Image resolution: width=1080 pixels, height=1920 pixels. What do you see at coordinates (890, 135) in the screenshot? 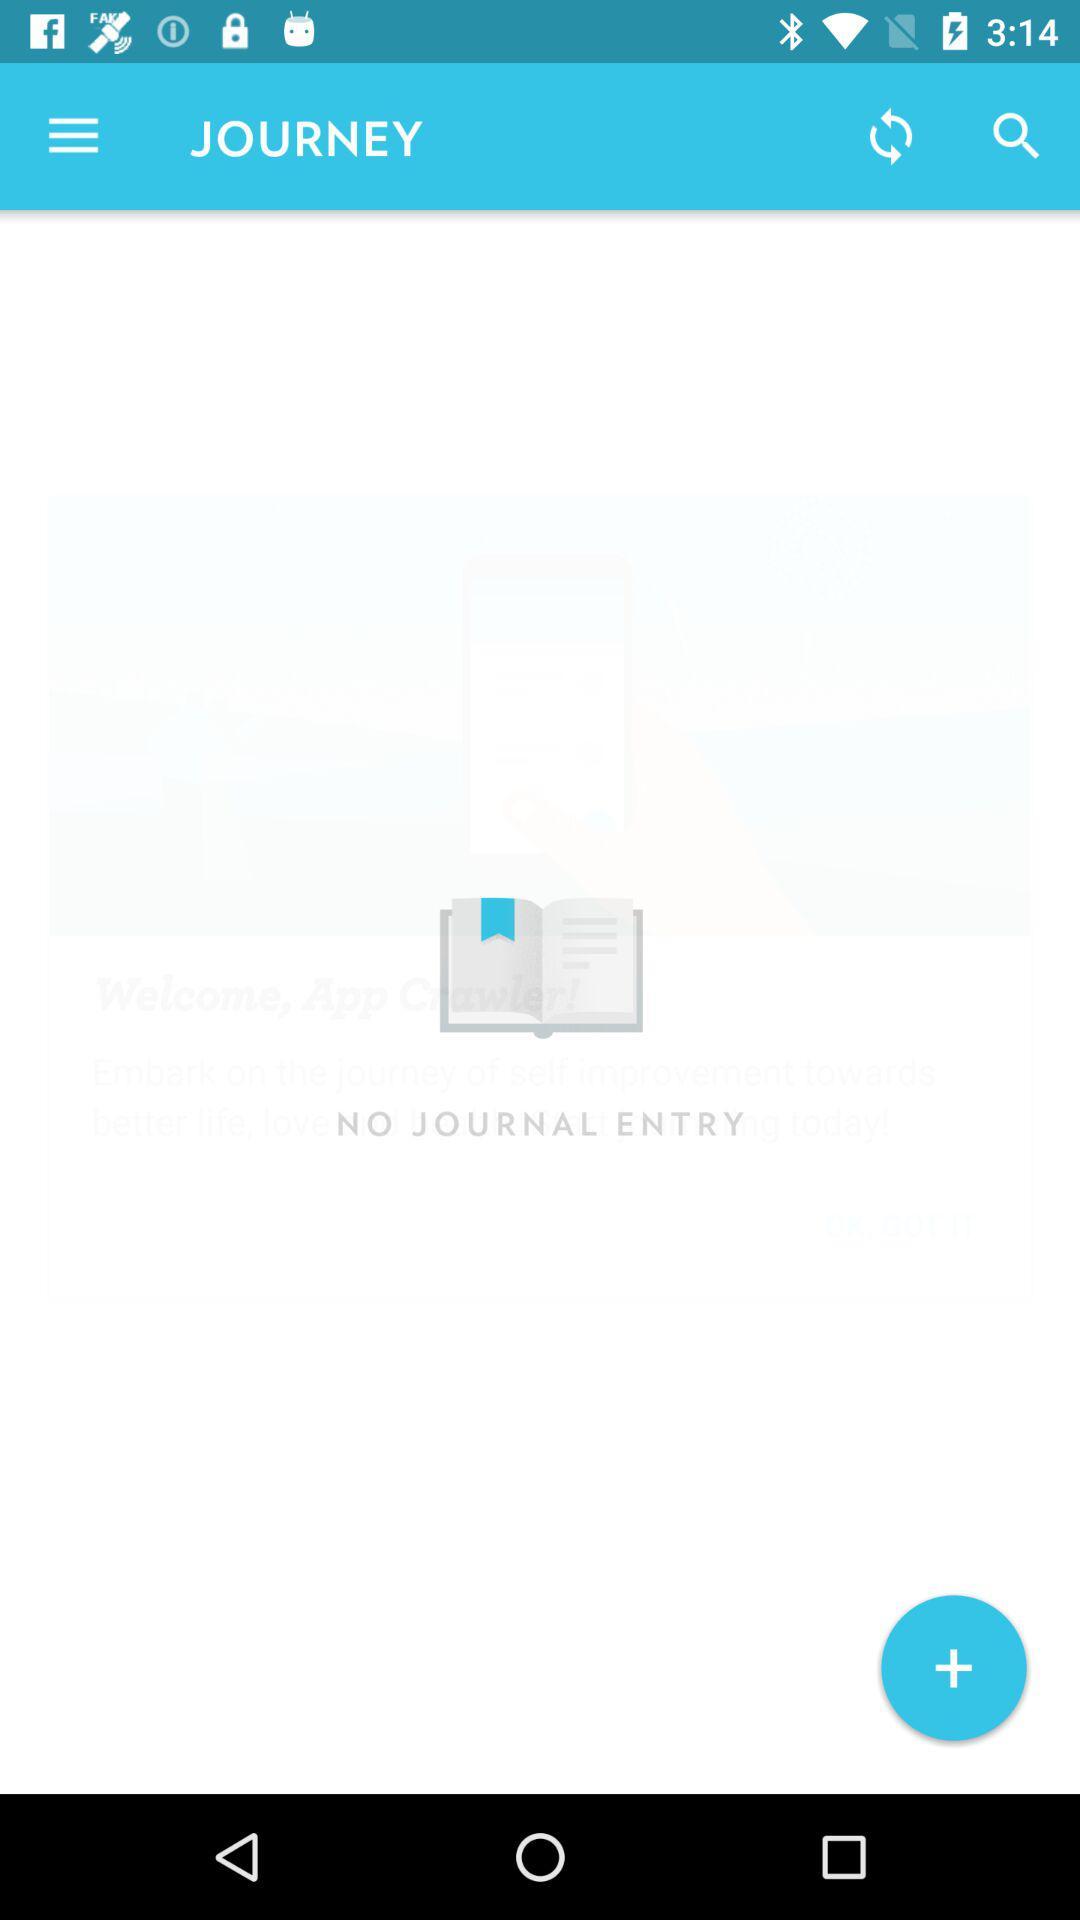
I see `the item to the right of the journey item` at bounding box center [890, 135].